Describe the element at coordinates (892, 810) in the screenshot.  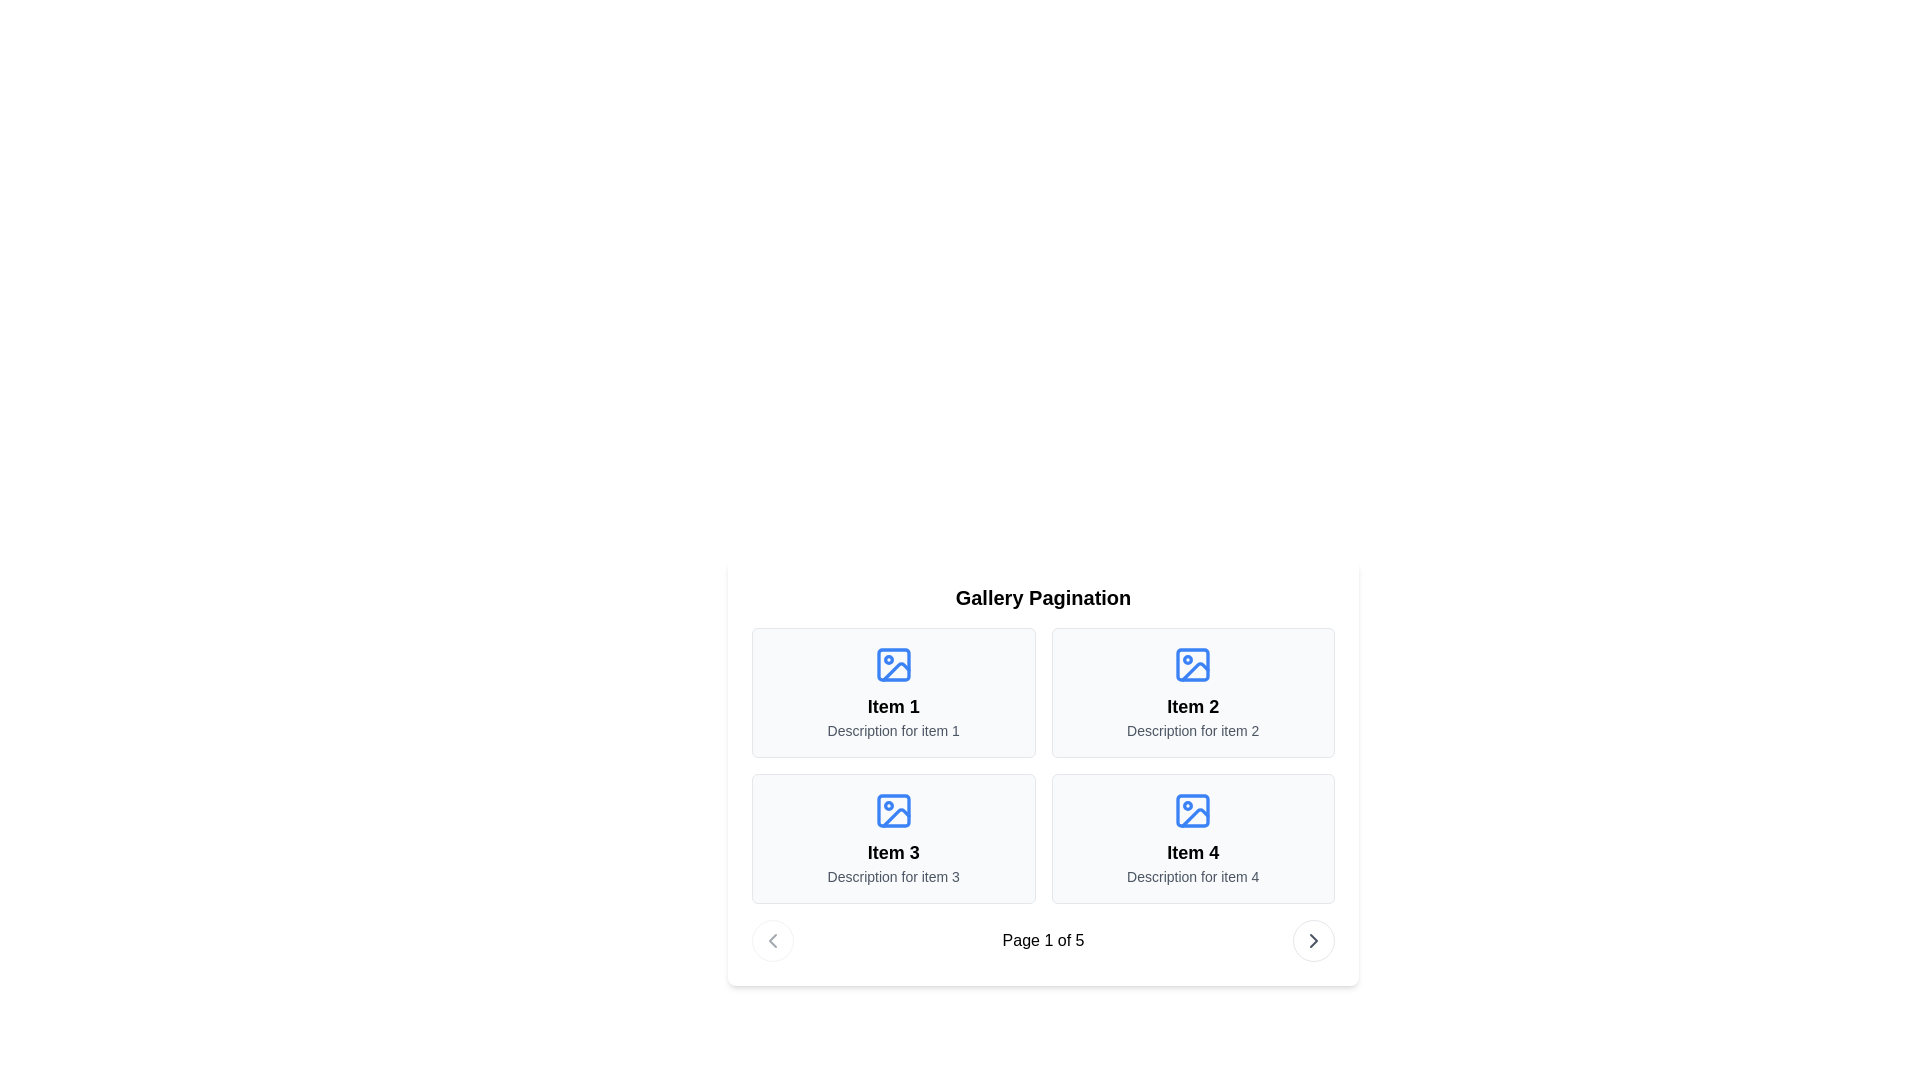
I see `the graphical vector element representing 'Item 3' within the icon in the lower-left corner of the grid layout` at that location.